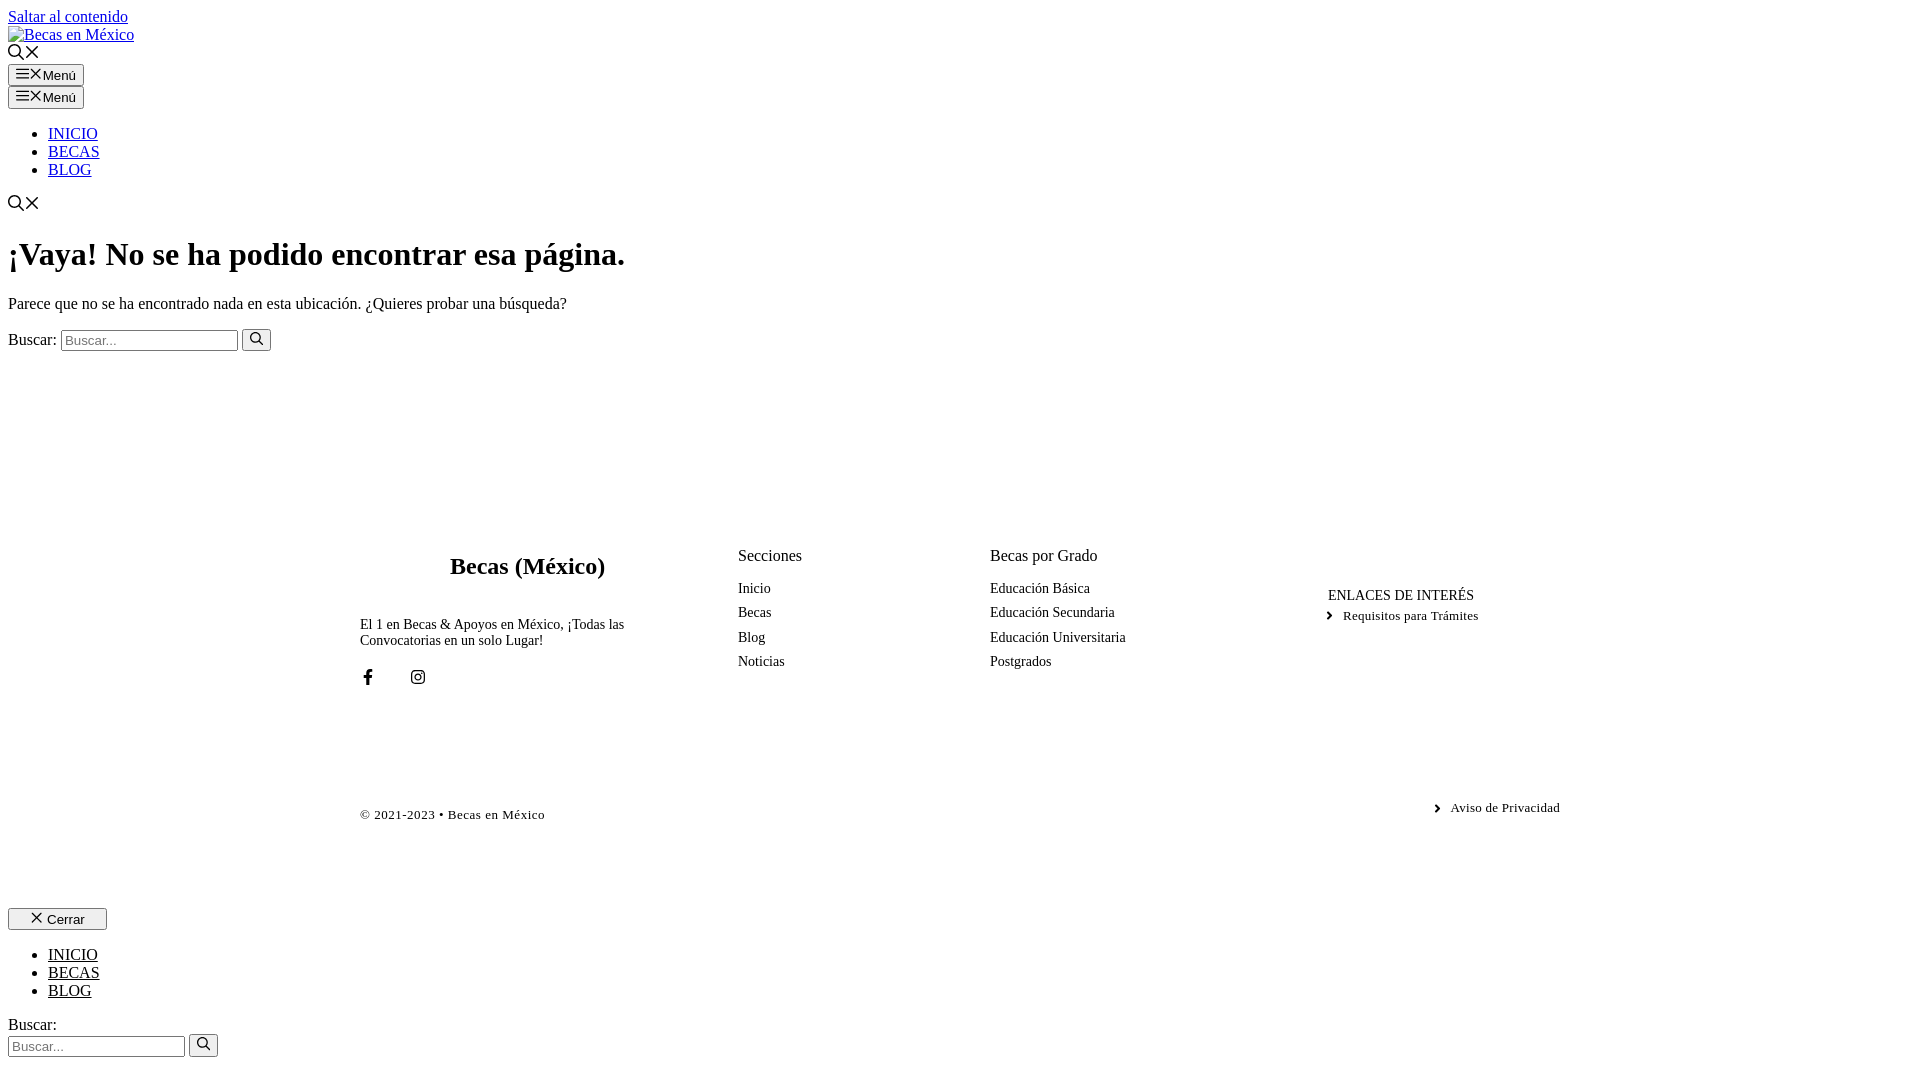 The height and width of the screenshot is (1080, 1920). Describe the element at coordinates (760, 662) in the screenshot. I see `'Noticias'` at that location.